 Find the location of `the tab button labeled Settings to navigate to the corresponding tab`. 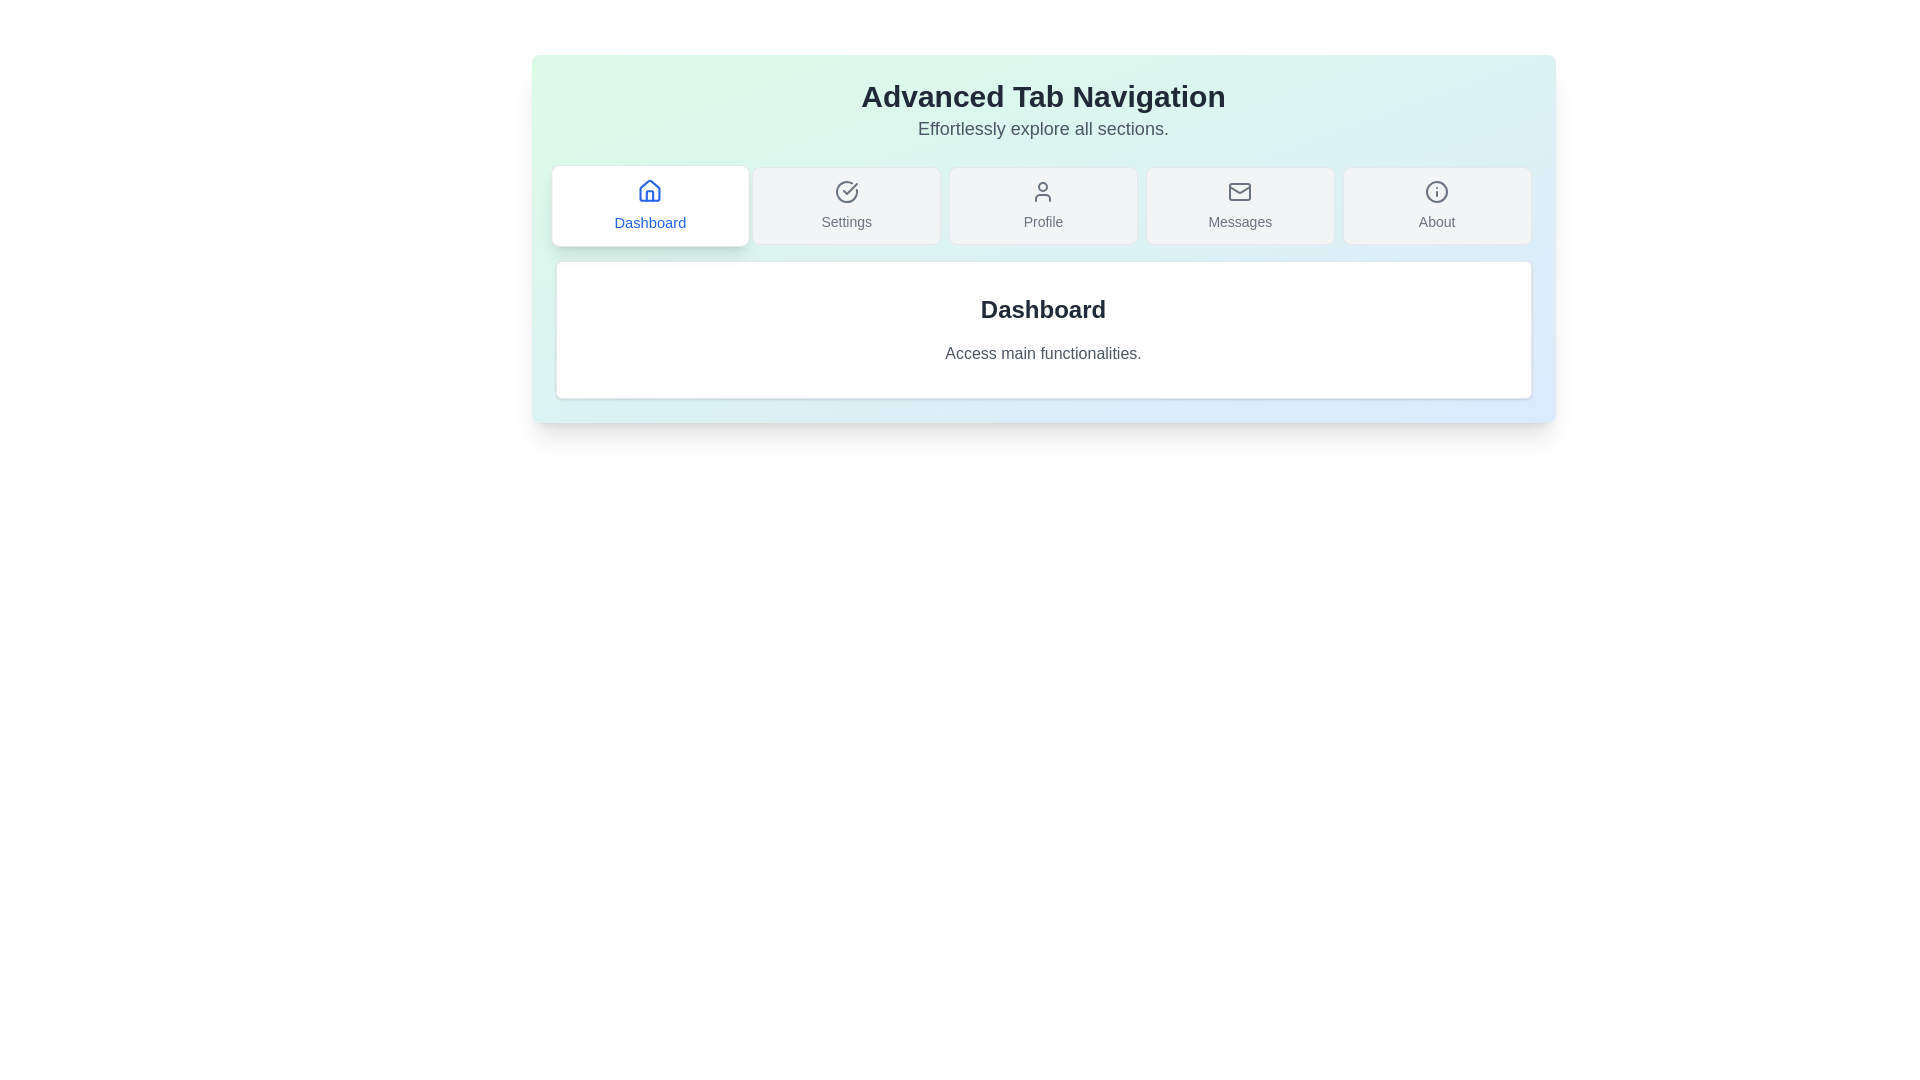

the tab button labeled Settings to navigate to the corresponding tab is located at coordinates (846, 205).